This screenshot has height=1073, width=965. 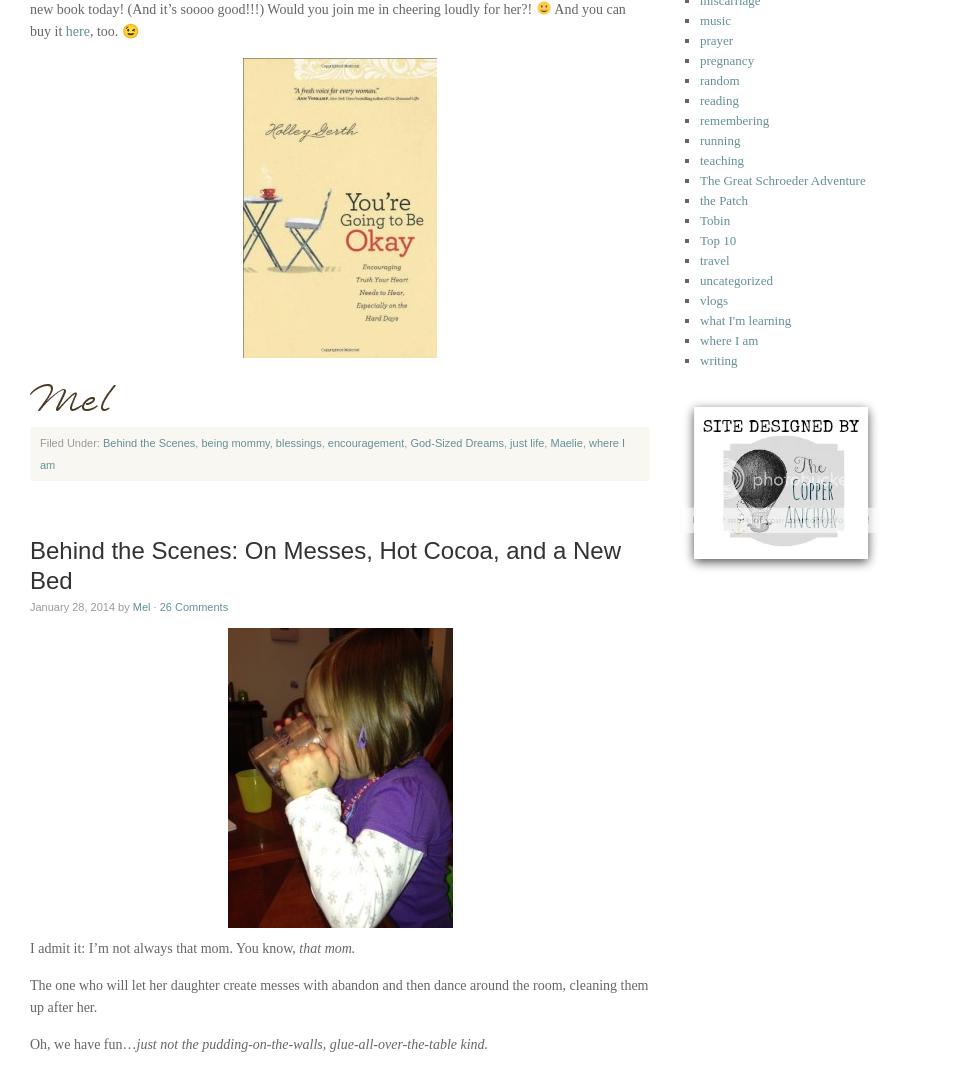 What do you see at coordinates (724, 200) in the screenshot?
I see `'the Patch'` at bounding box center [724, 200].